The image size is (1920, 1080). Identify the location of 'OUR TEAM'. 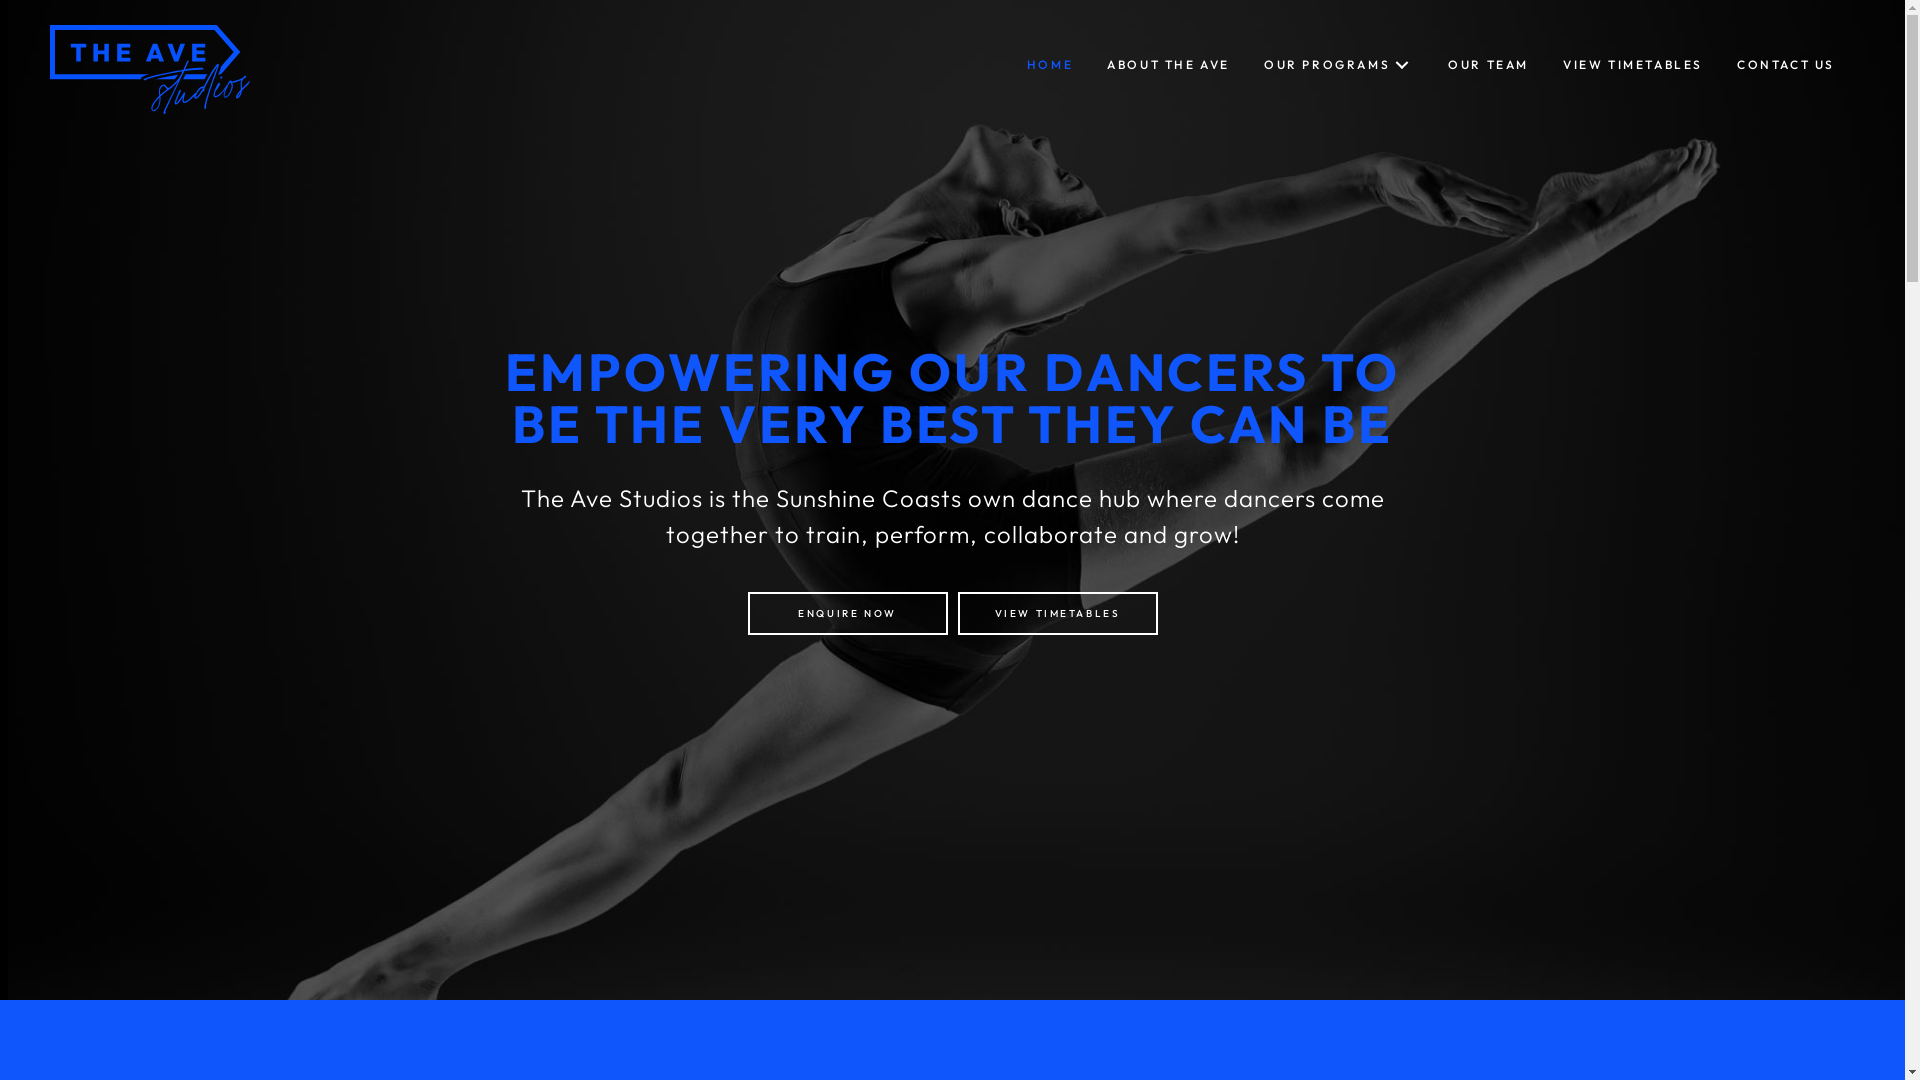
(1488, 64).